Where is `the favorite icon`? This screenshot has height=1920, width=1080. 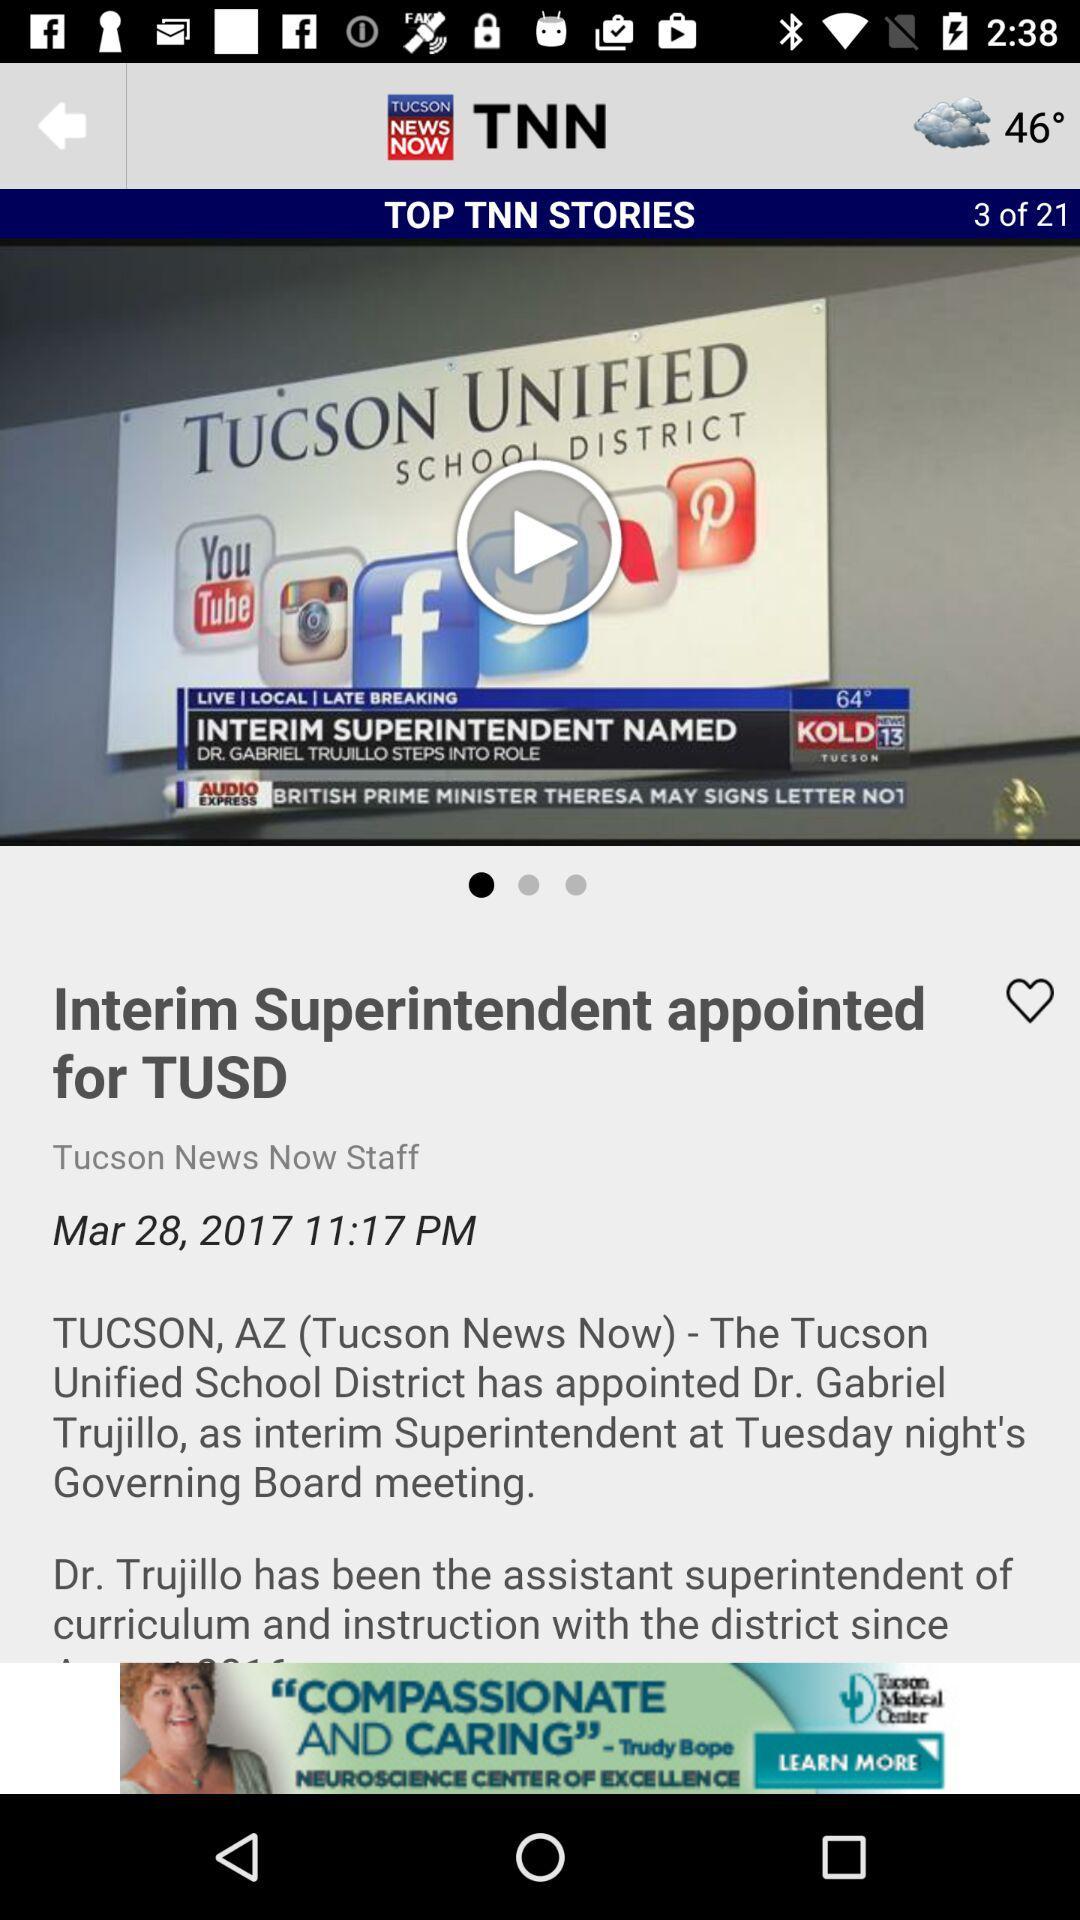 the favorite icon is located at coordinates (1017, 1000).